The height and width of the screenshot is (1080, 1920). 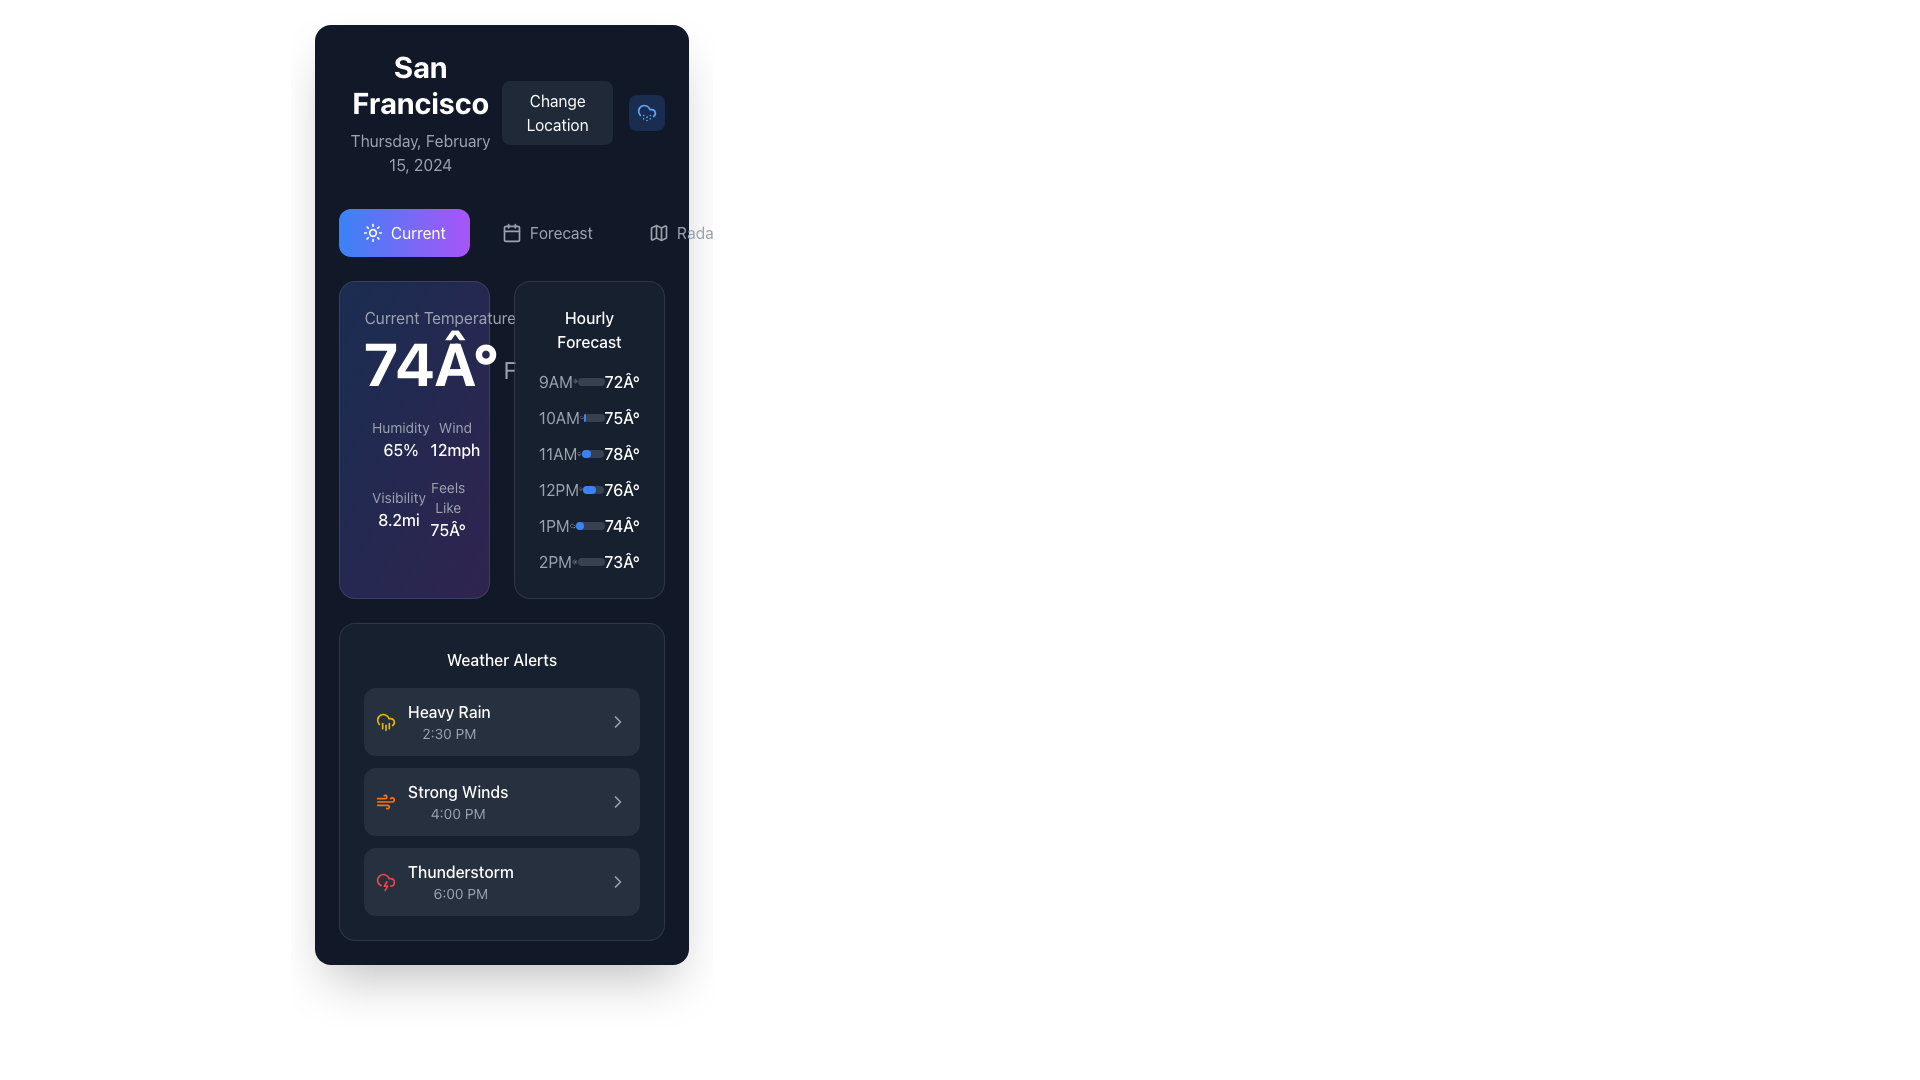 What do you see at coordinates (457, 801) in the screenshot?
I see `weather alert labeled 'Strong Winds' that is positioned in the second card of the 'Weather Alerts' section, between the 'Heavy Rain' and 'Thunderstorm' cards` at bounding box center [457, 801].